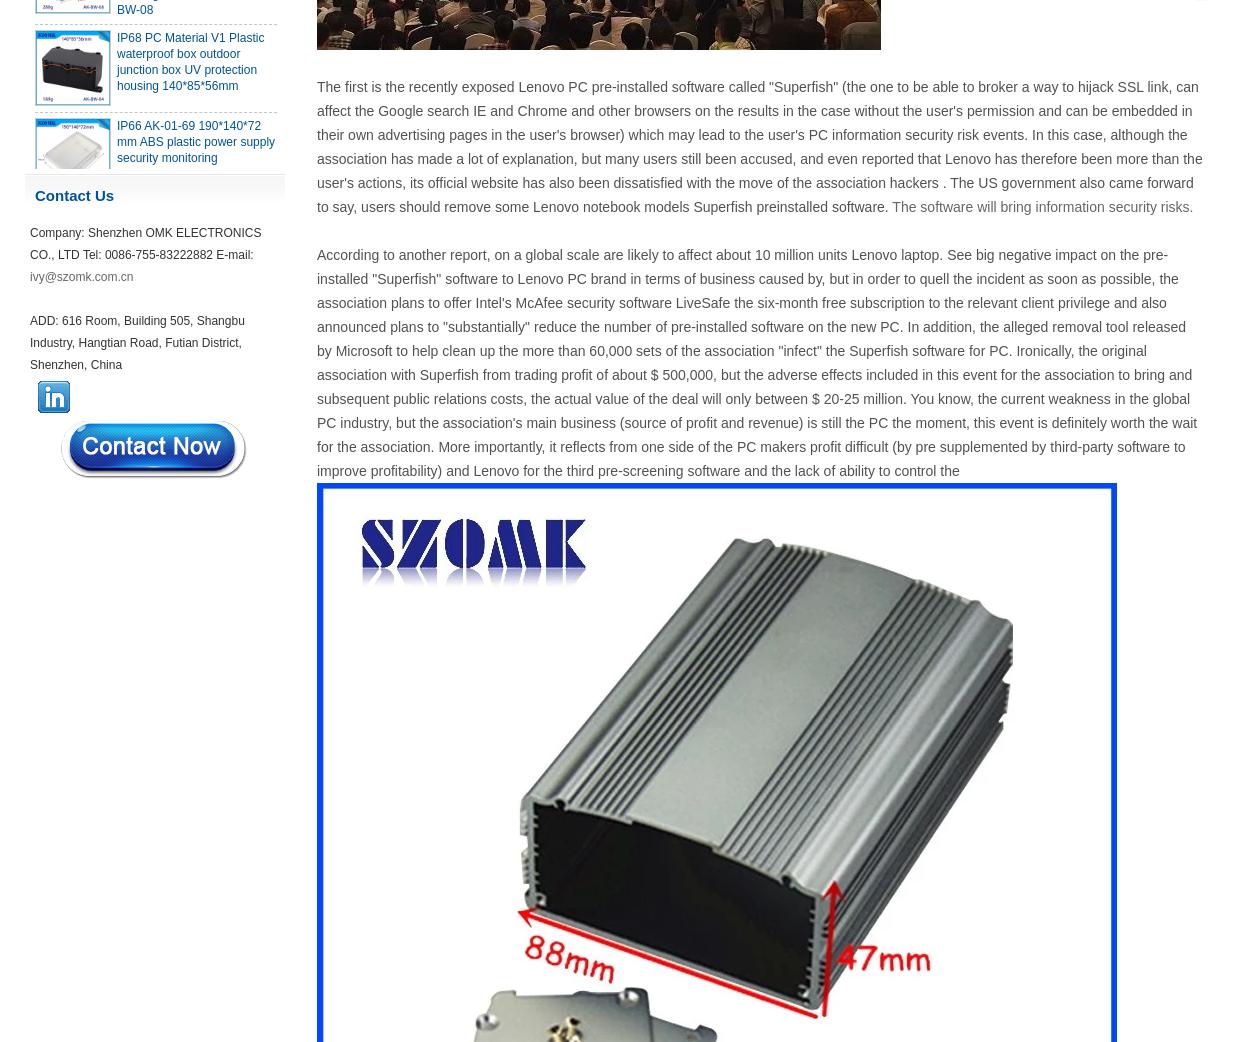 The image size is (1250, 1042). I want to click on 'ADD: 616 Room, Building 505, Shangbu Industry, Hangtian Road, Futian District, Shenzhen, China', so click(137, 343).